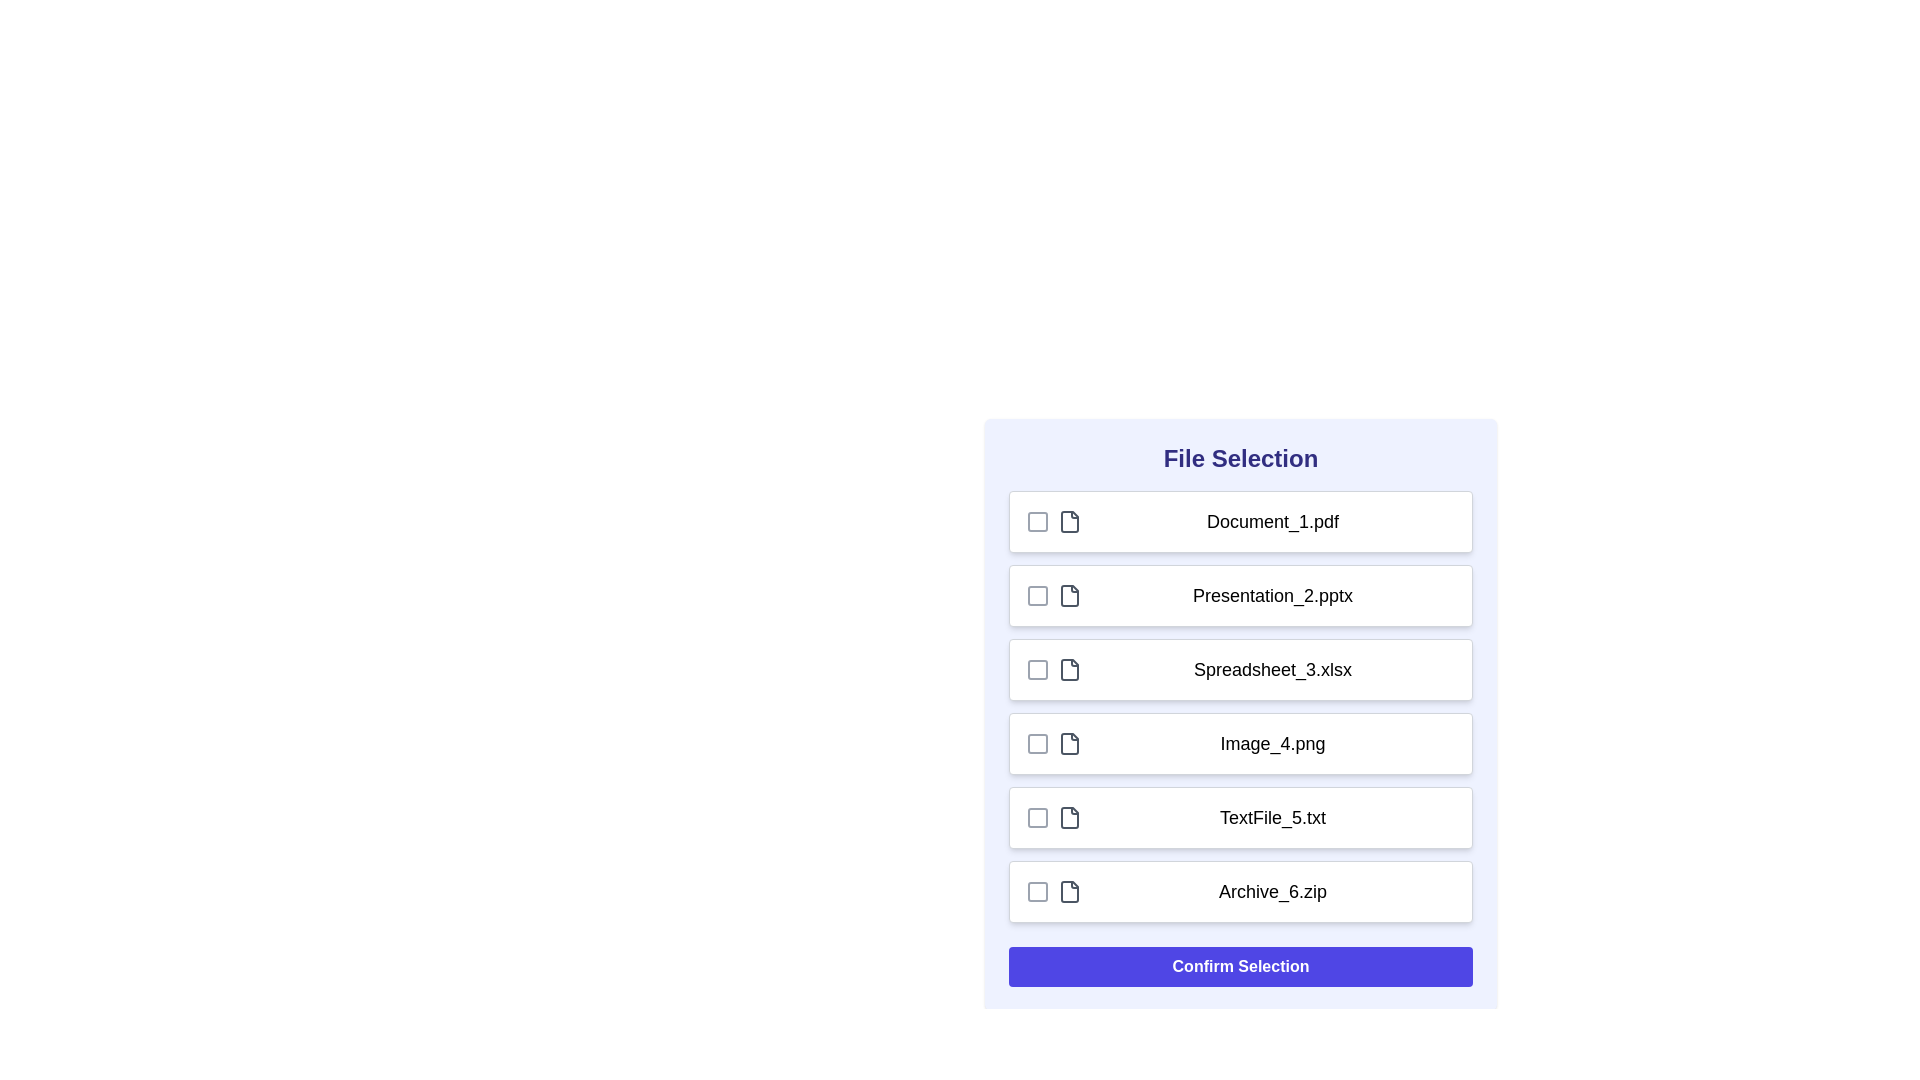 Image resolution: width=1920 pixels, height=1080 pixels. I want to click on the checkbox corresponding to Archive_6.zip, so click(1037, 890).